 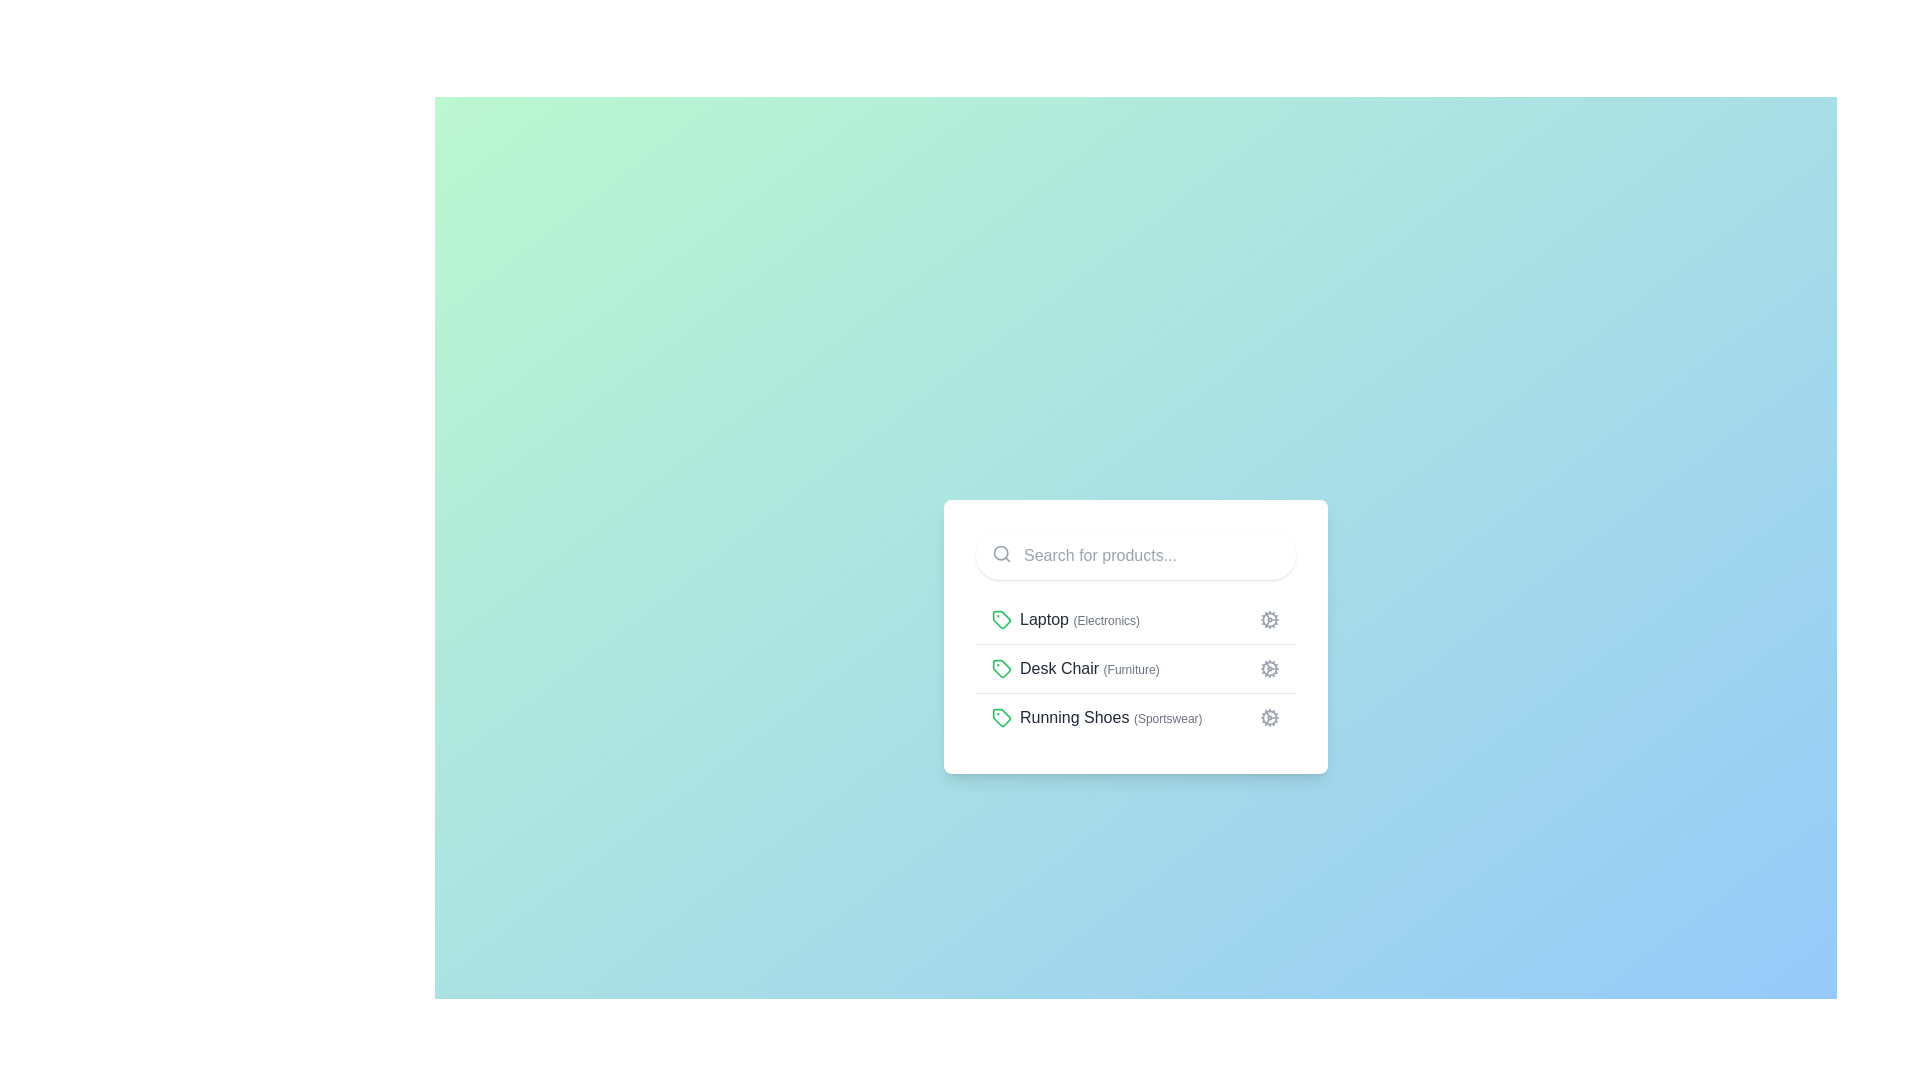 What do you see at coordinates (1088, 668) in the screenshot?
I see `the 'Desk Chair' text label` at bounding box center [1088, 668].